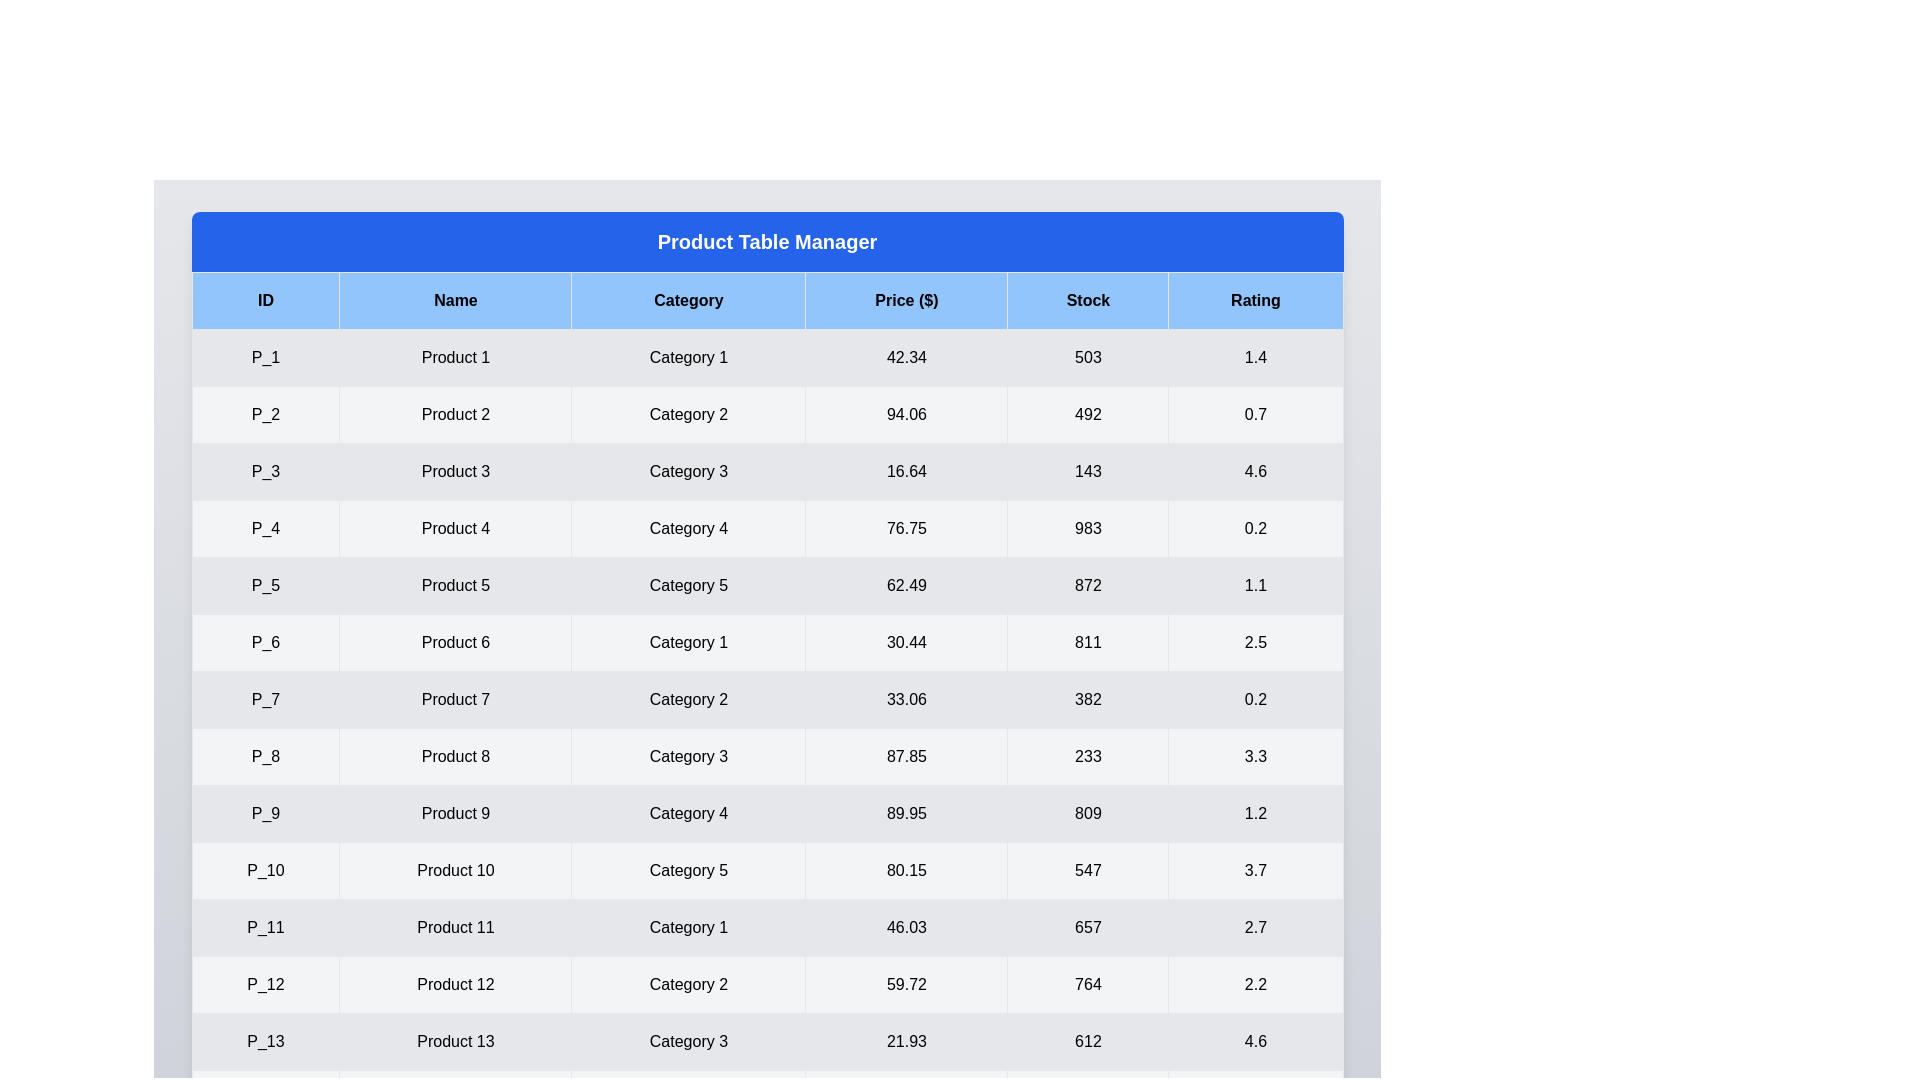 The image size is (1920, 1080). Describe the element at coordinates (1087, 300) in the screenshot. I see `the header of the column Stock` at that location.